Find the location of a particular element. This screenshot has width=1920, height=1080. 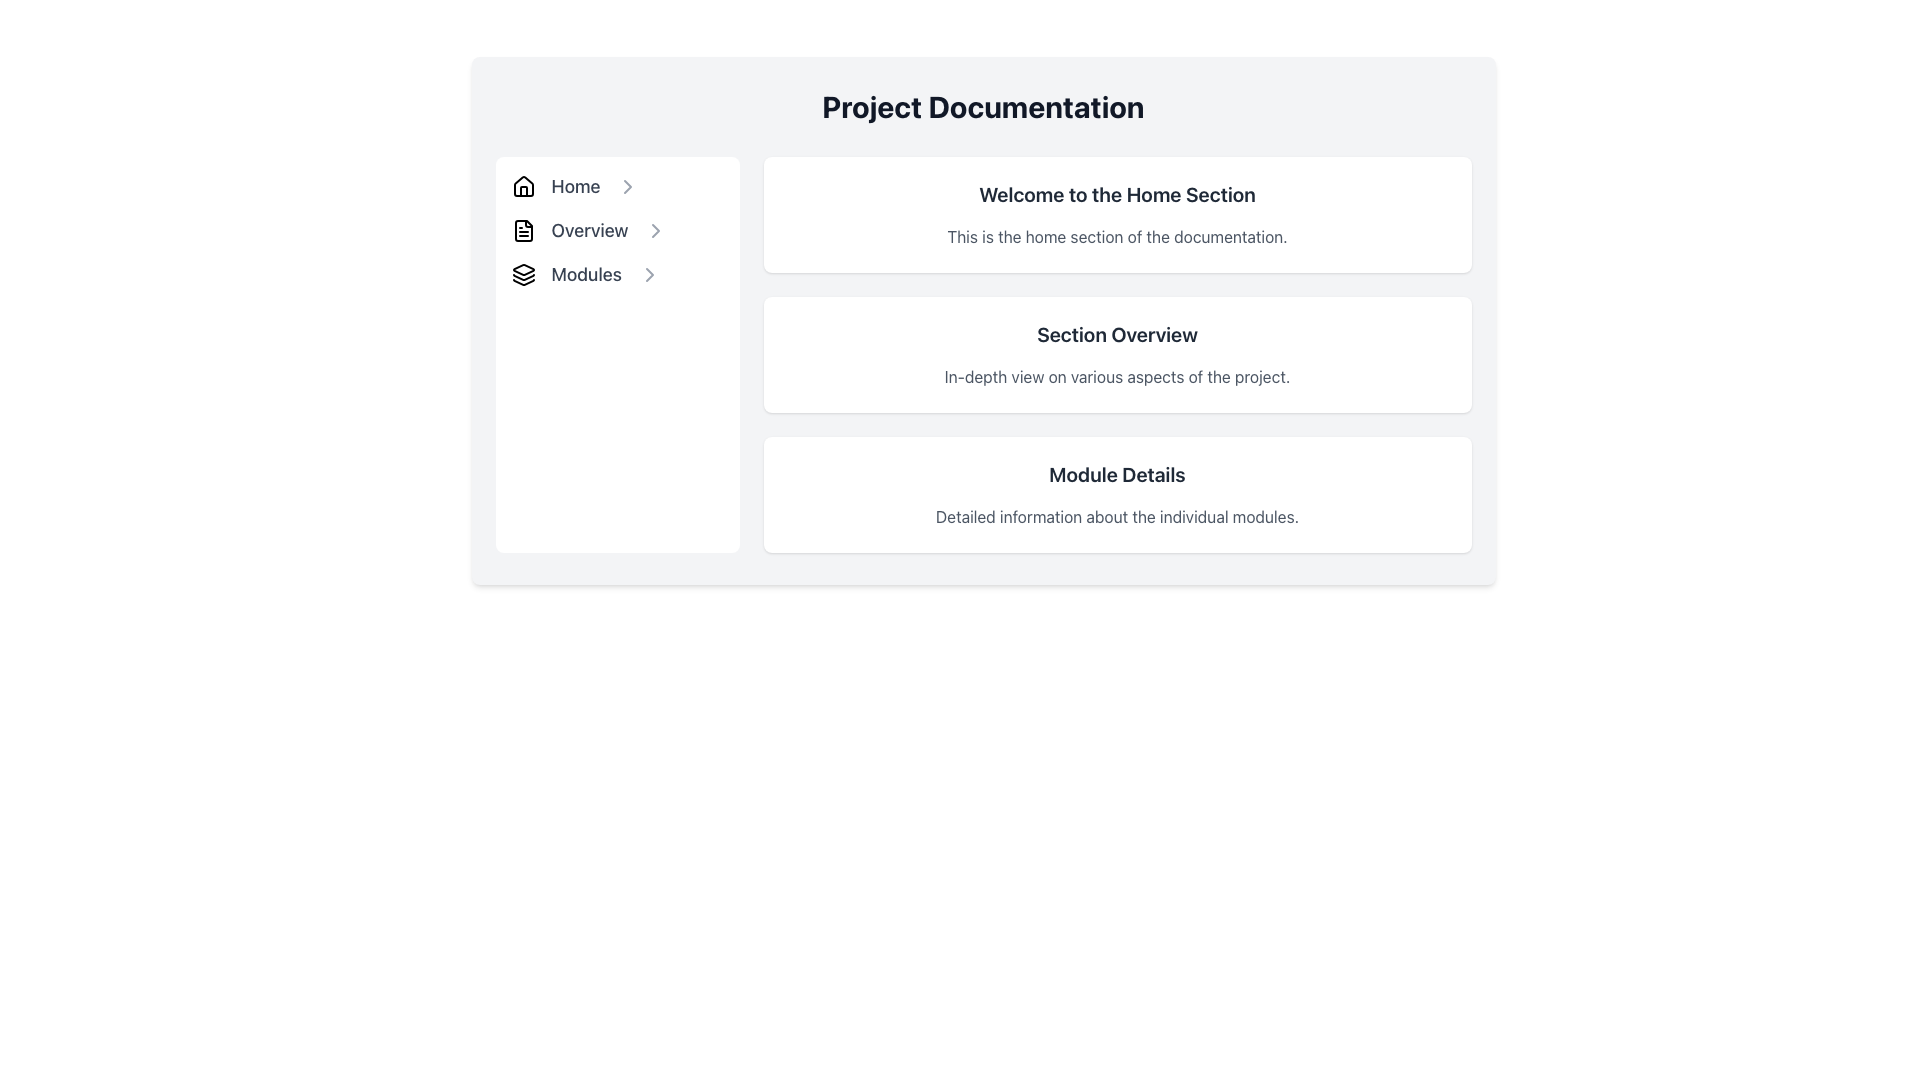

the project overview card positioned as the second card in a vertically stacked group of three cards, located centrally in the layout is located at coordinates (1116, 353).